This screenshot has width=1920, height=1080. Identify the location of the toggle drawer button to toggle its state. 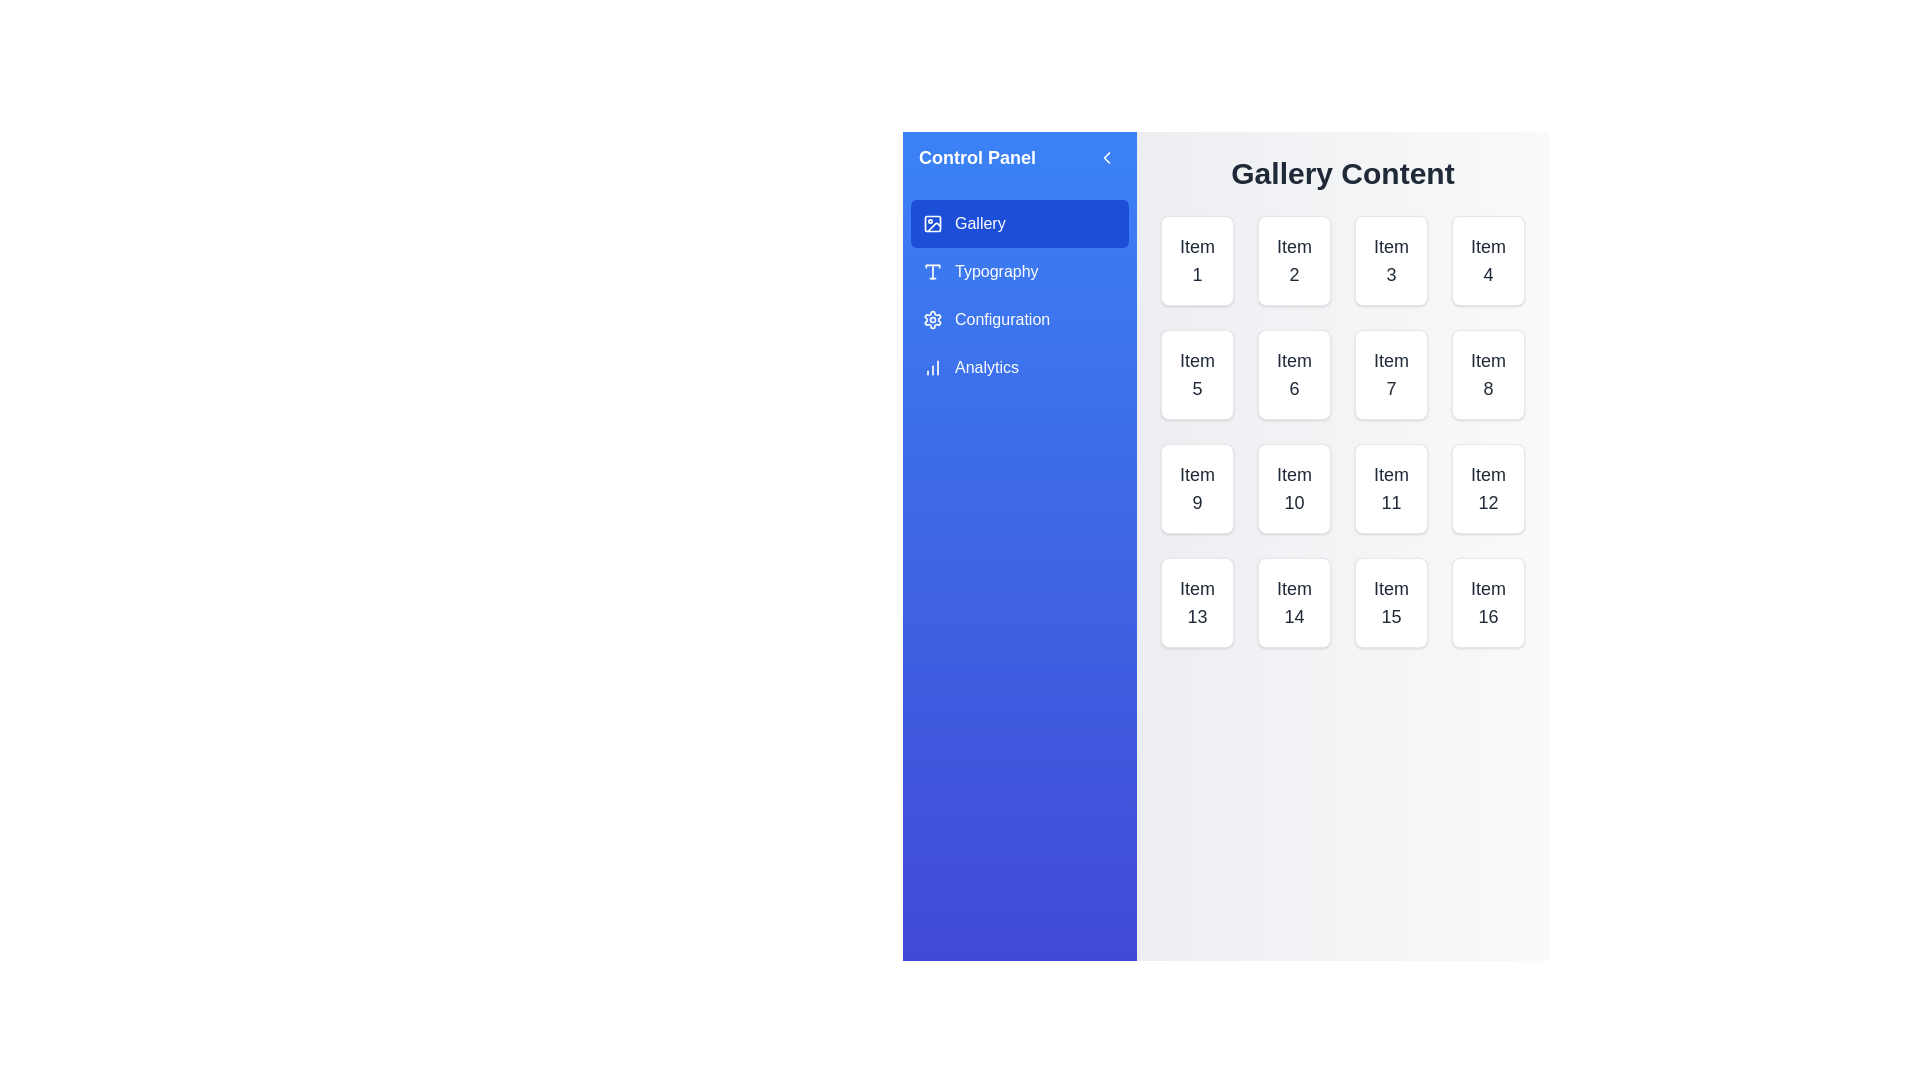
(1105, 157).